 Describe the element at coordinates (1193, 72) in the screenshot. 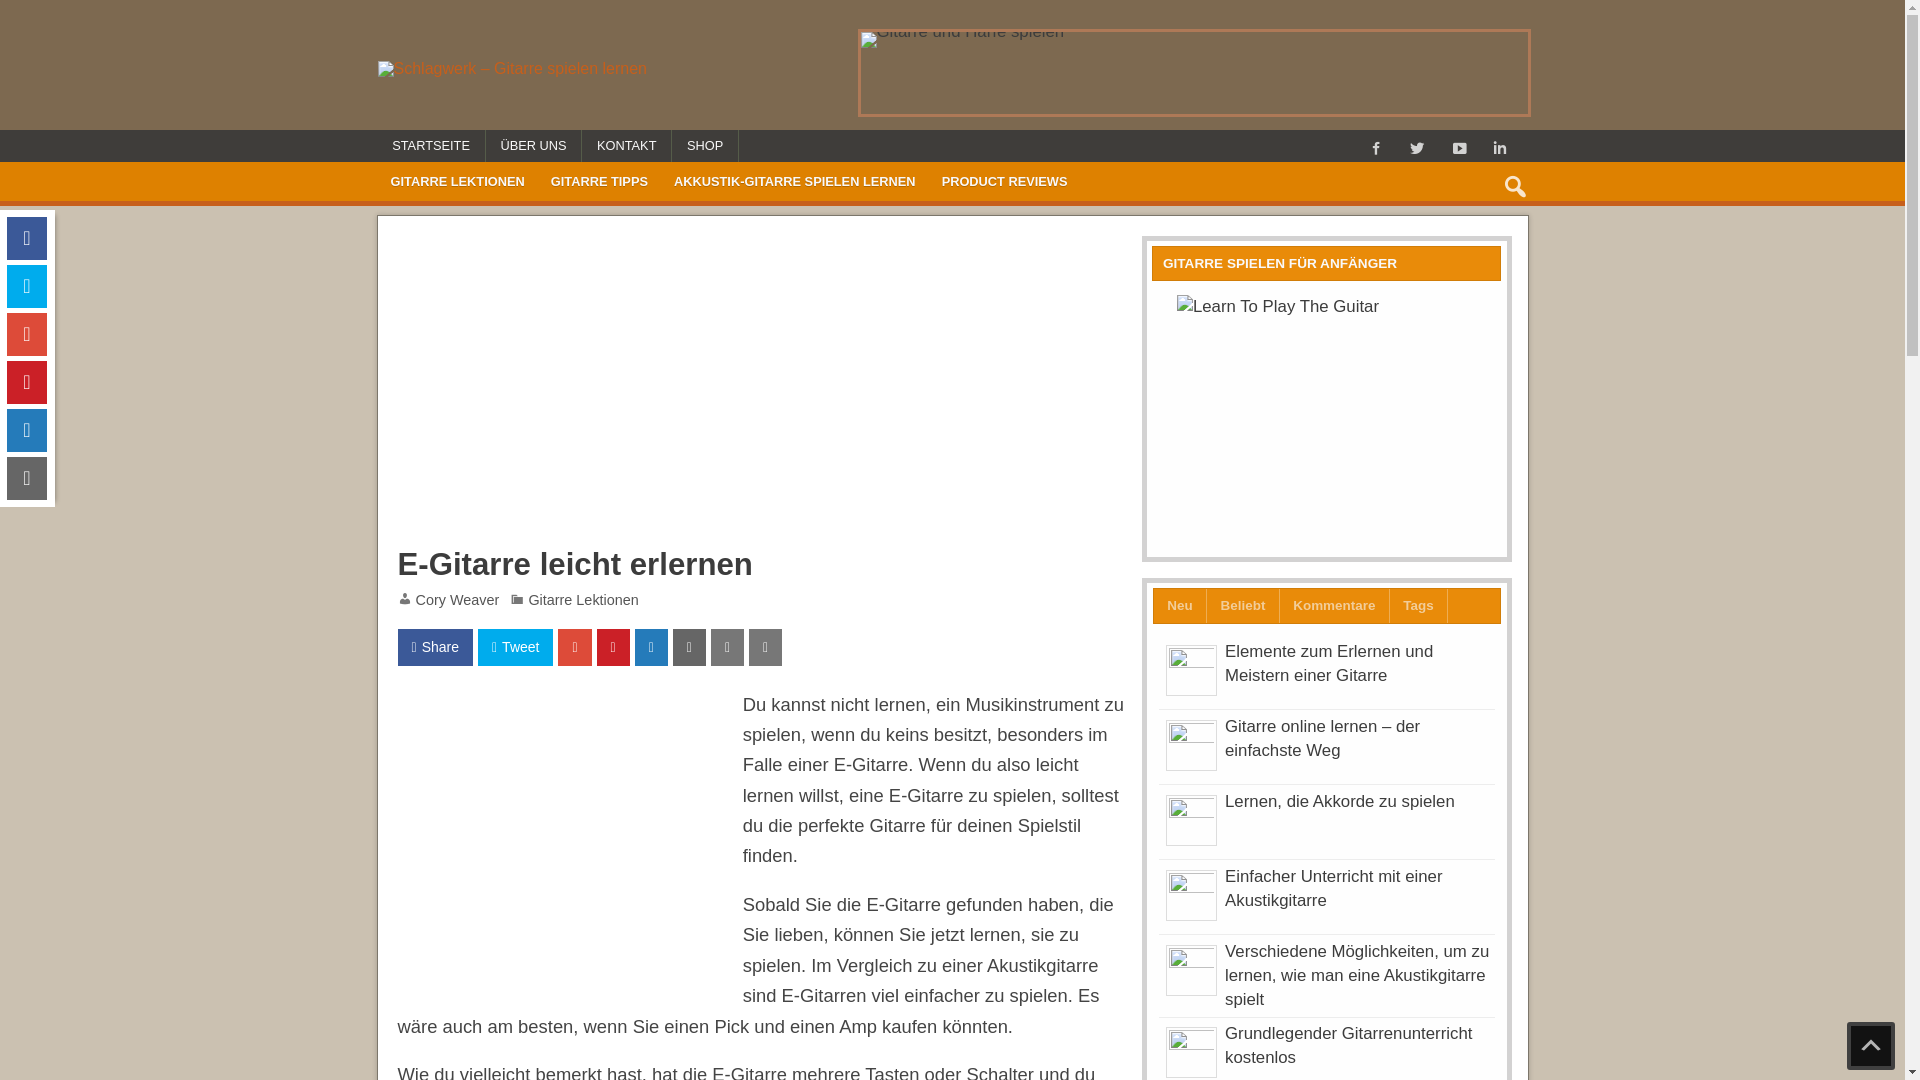

I see `'Gitarre und Harfe spielen'` at that location.